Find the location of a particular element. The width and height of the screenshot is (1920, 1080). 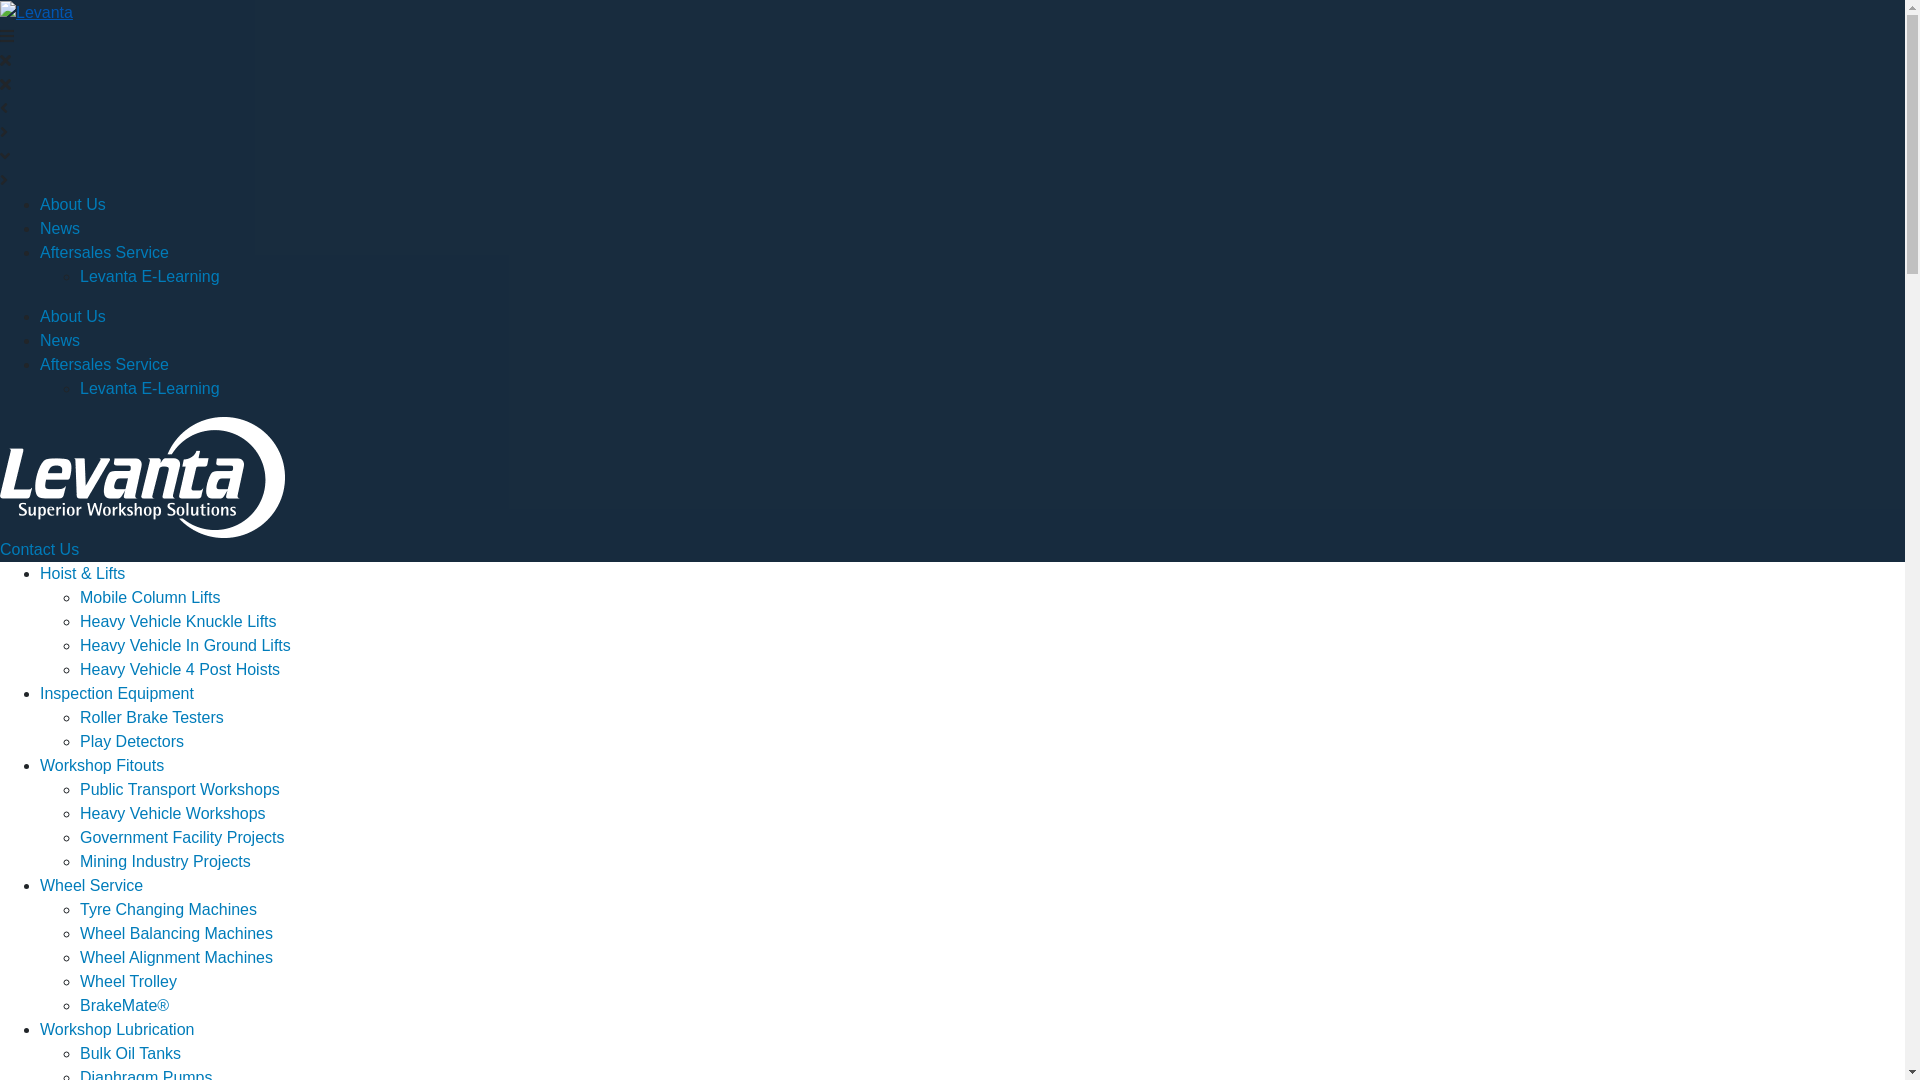

'News' is located at coordinates (59, 339).